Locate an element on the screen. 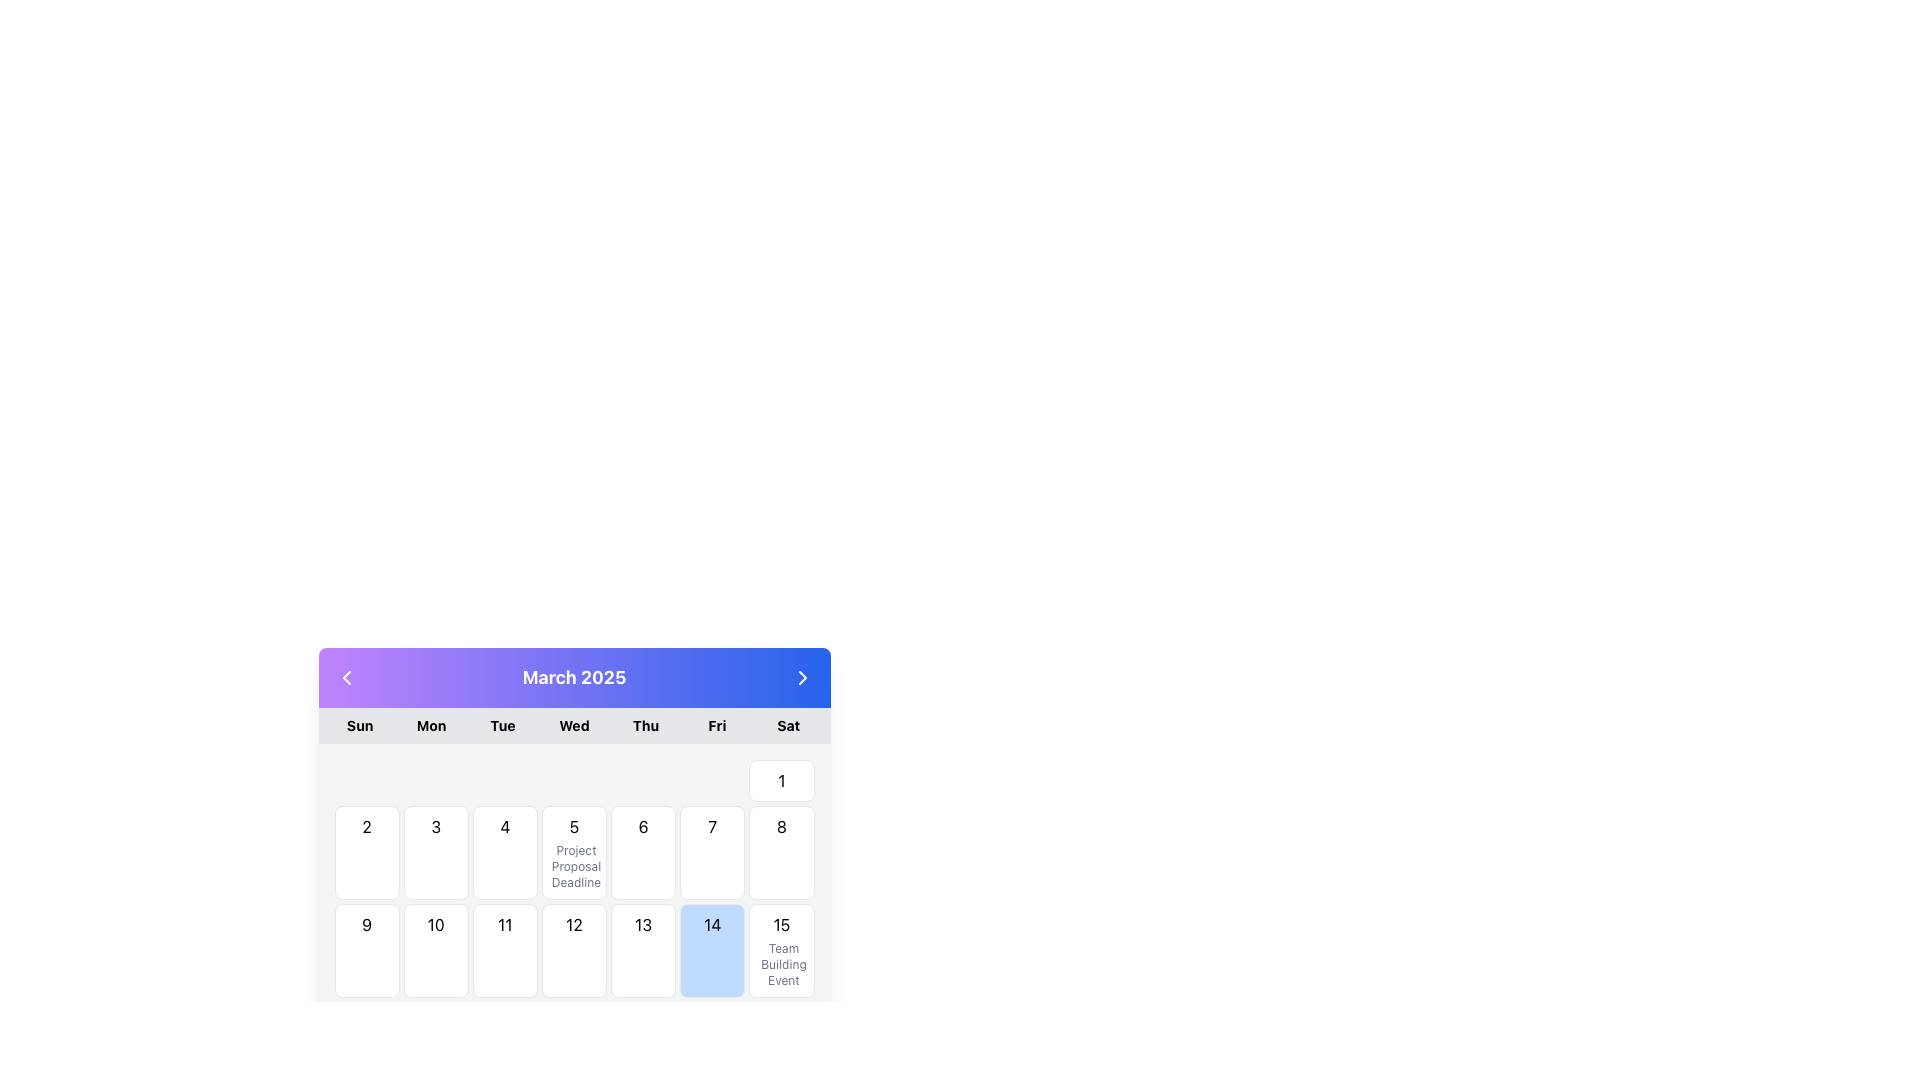 The width and height of the screenshot is (1920, 1080). the calendar date cell representing the date '2' in the first column of the grid layout is located at coordinates (367, 852).